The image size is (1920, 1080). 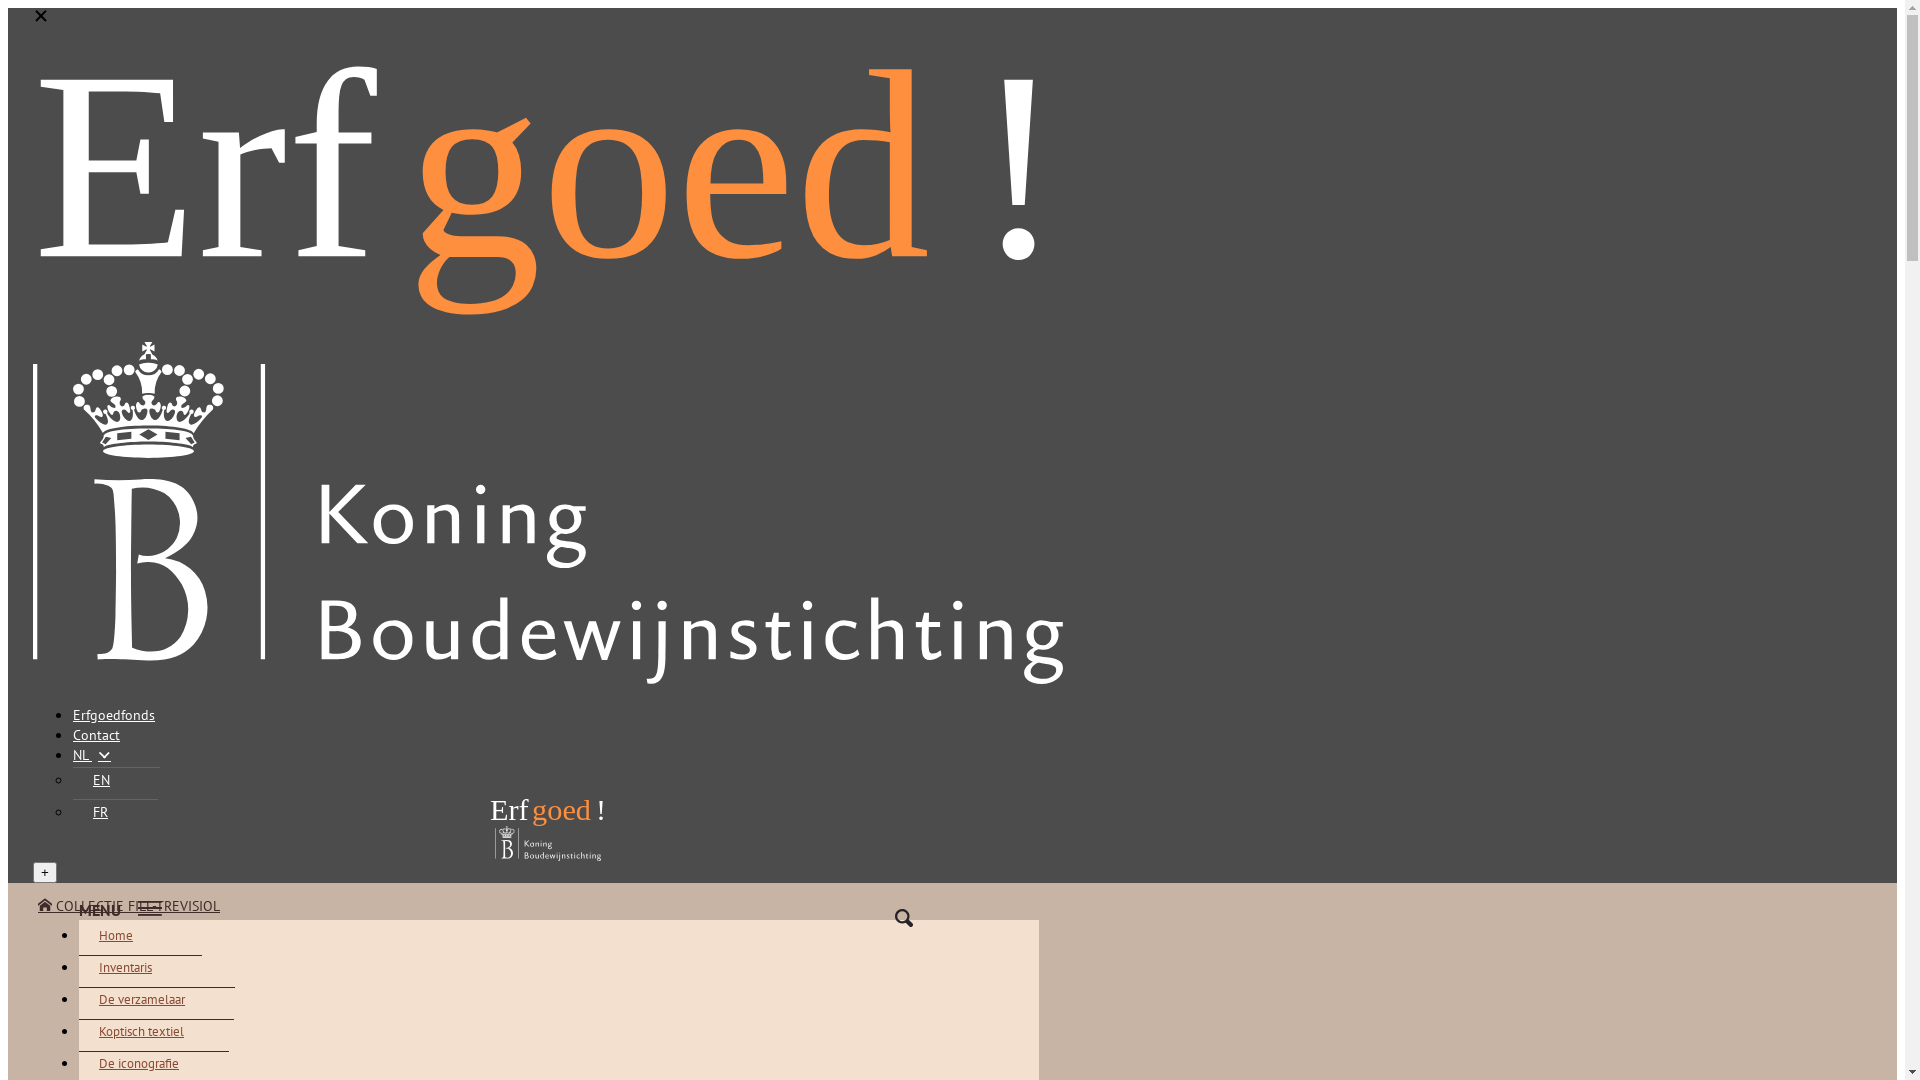 What do you see at coordinates (128, 906) in the screenshot?
I see `'COLLECTIE FILL-TREVISIOL'` at bounding box center [128, 906].